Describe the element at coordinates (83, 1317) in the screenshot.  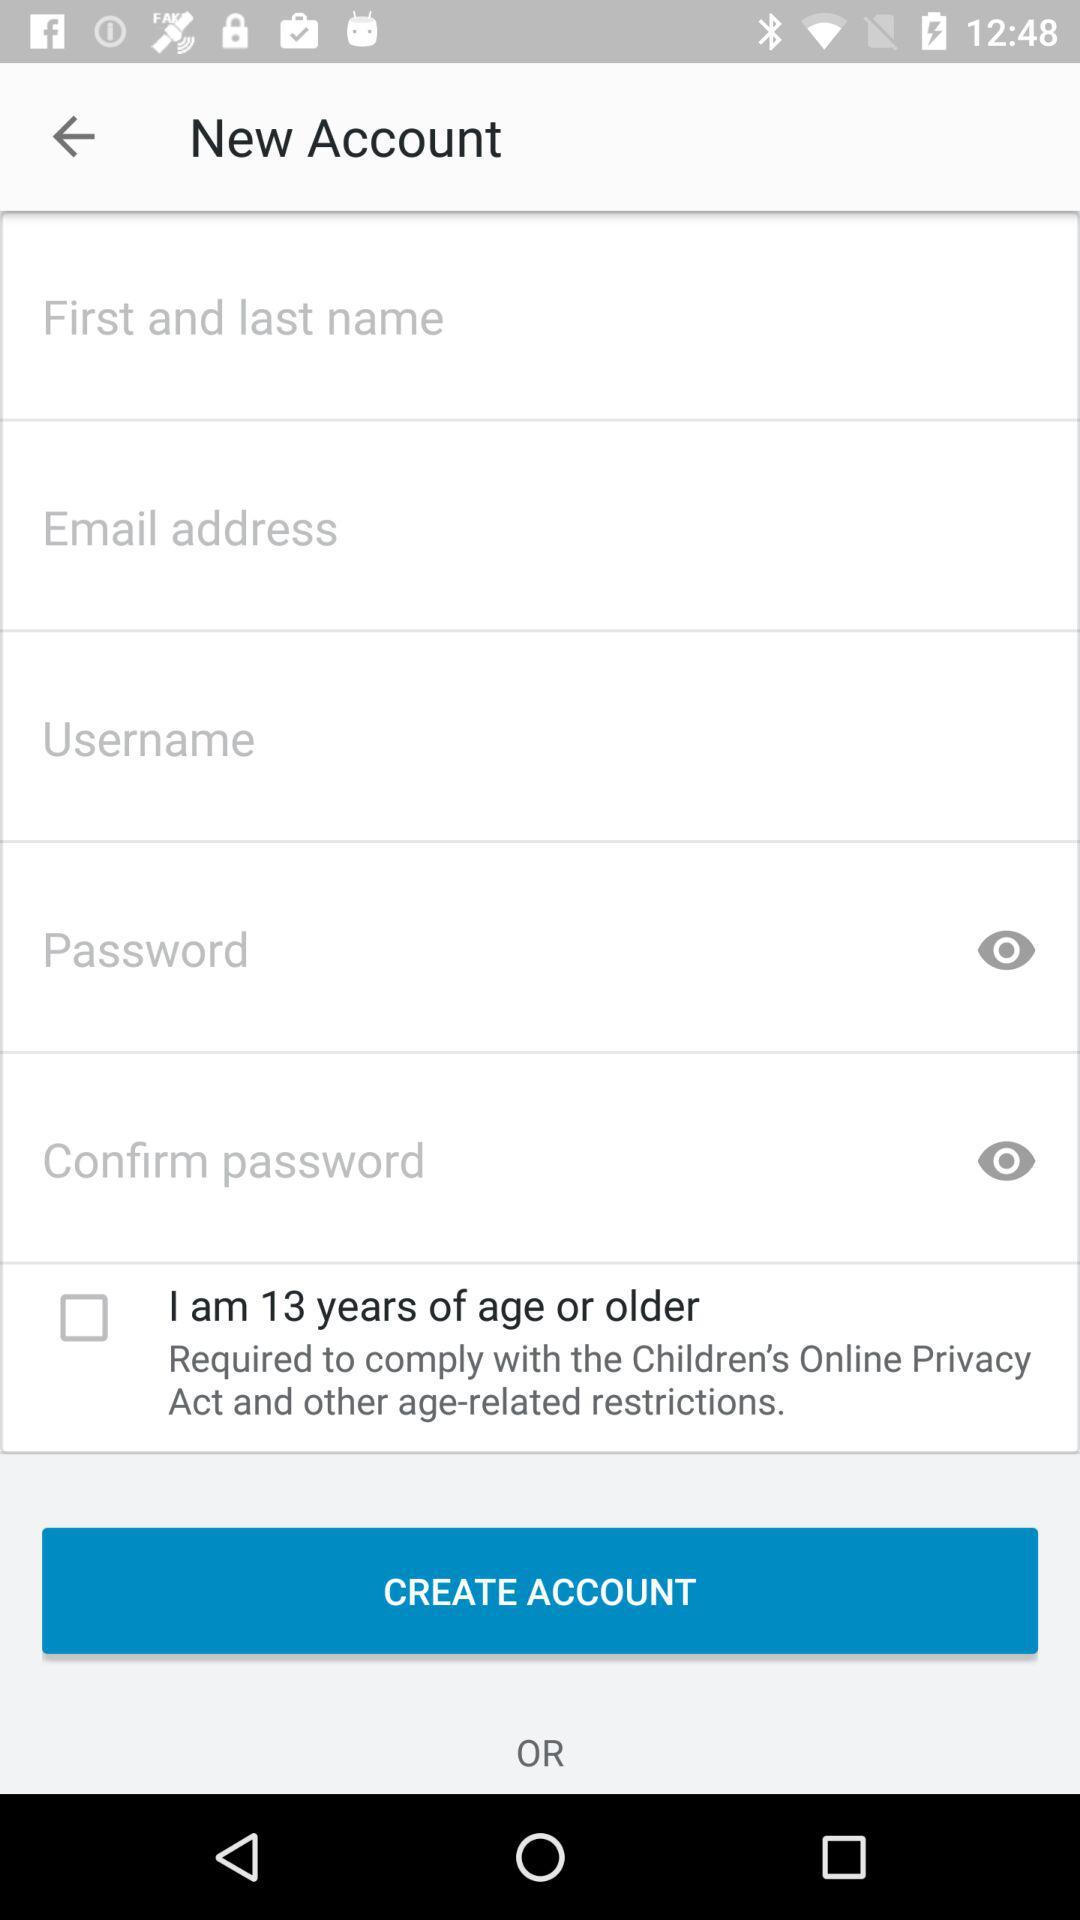
I see `age consent checkbox` at that location.